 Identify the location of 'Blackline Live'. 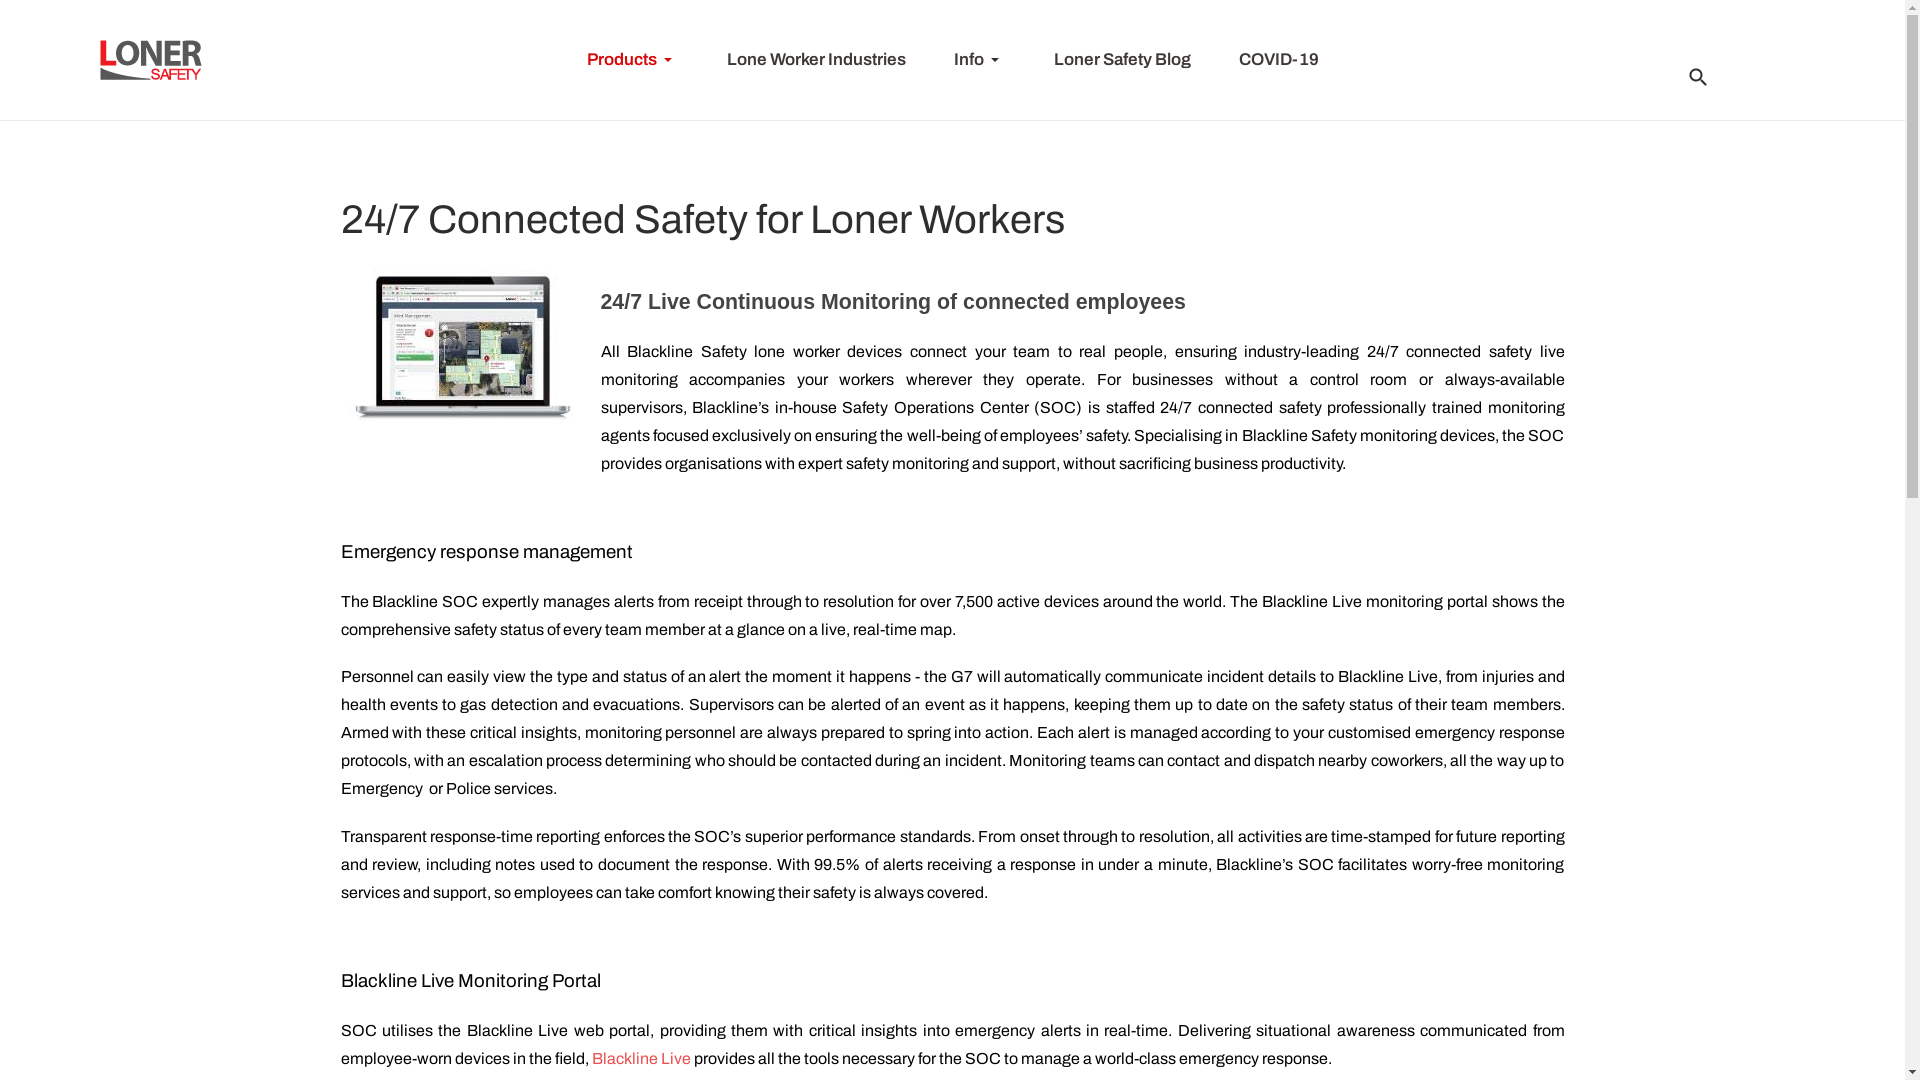
(641, 1057).